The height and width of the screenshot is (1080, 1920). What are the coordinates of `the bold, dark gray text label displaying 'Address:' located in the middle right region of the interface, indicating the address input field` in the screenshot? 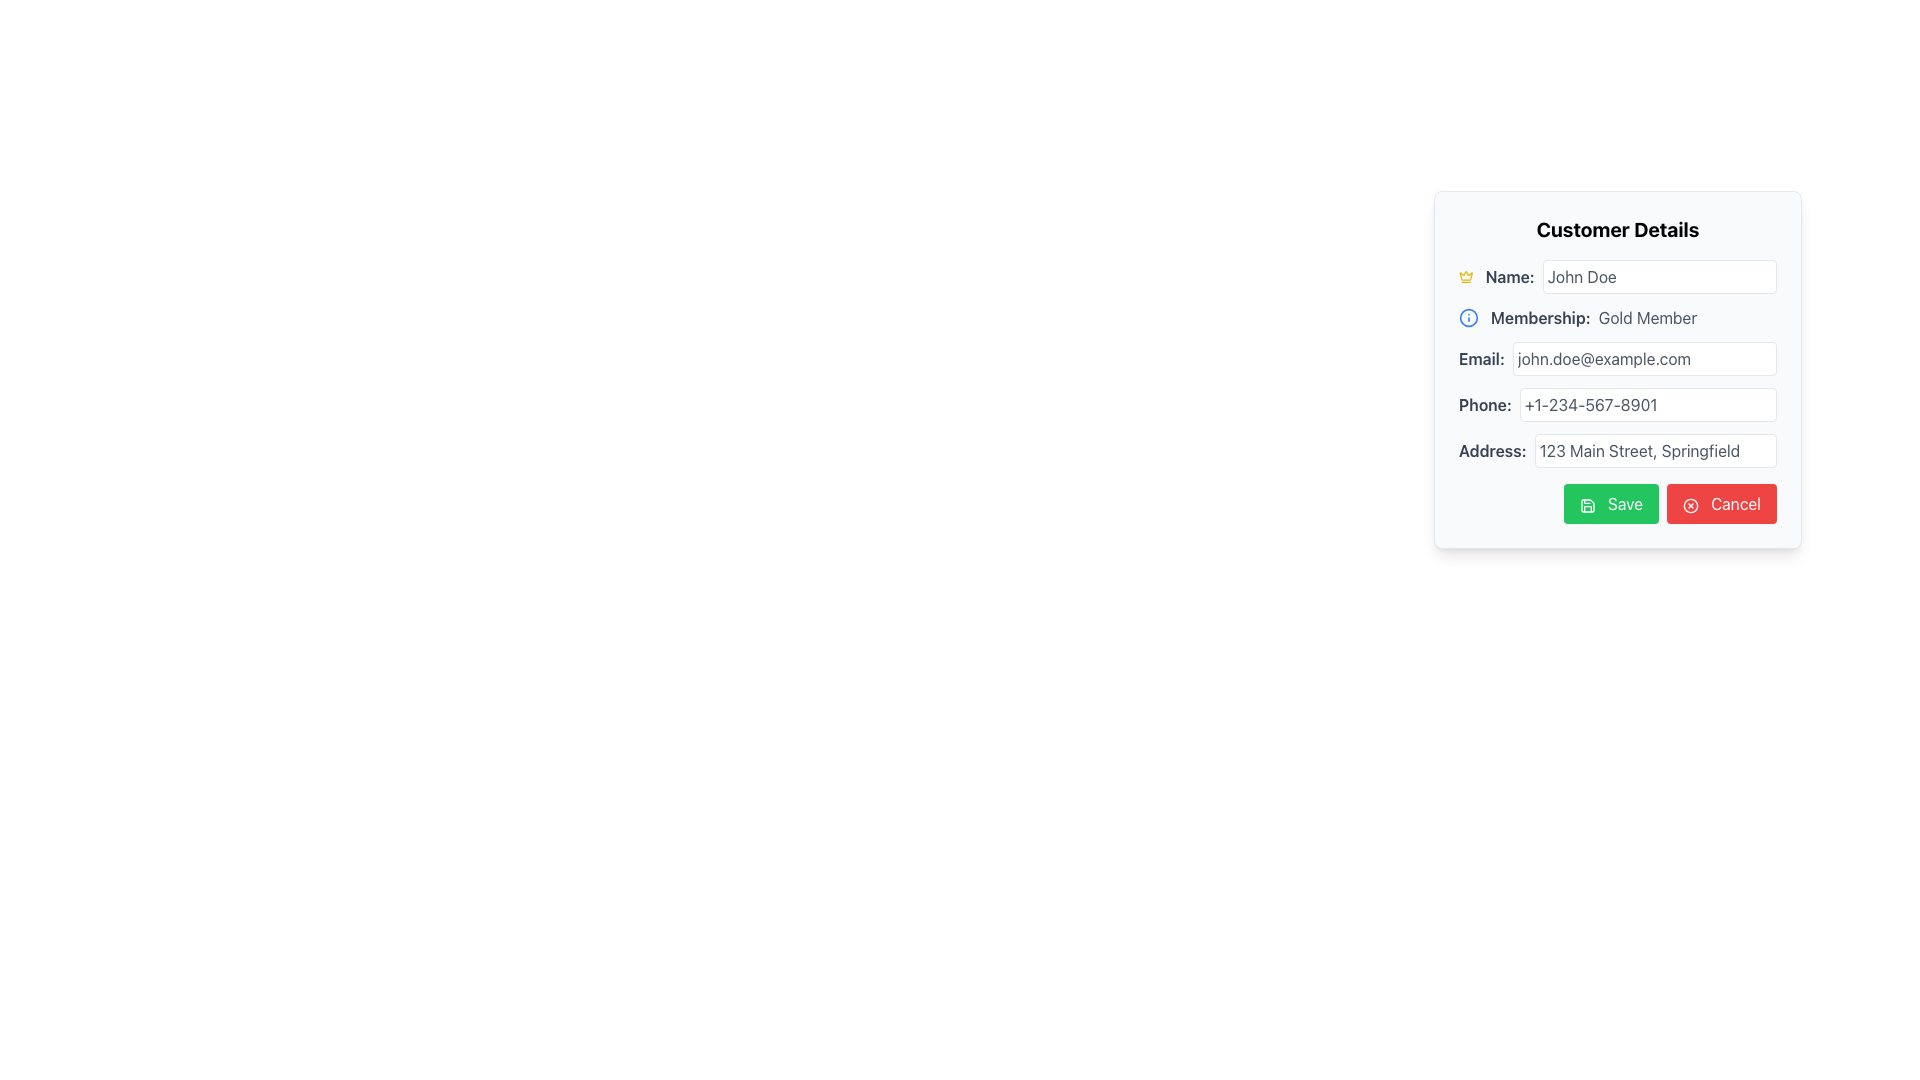 It's located at (1492, 451).